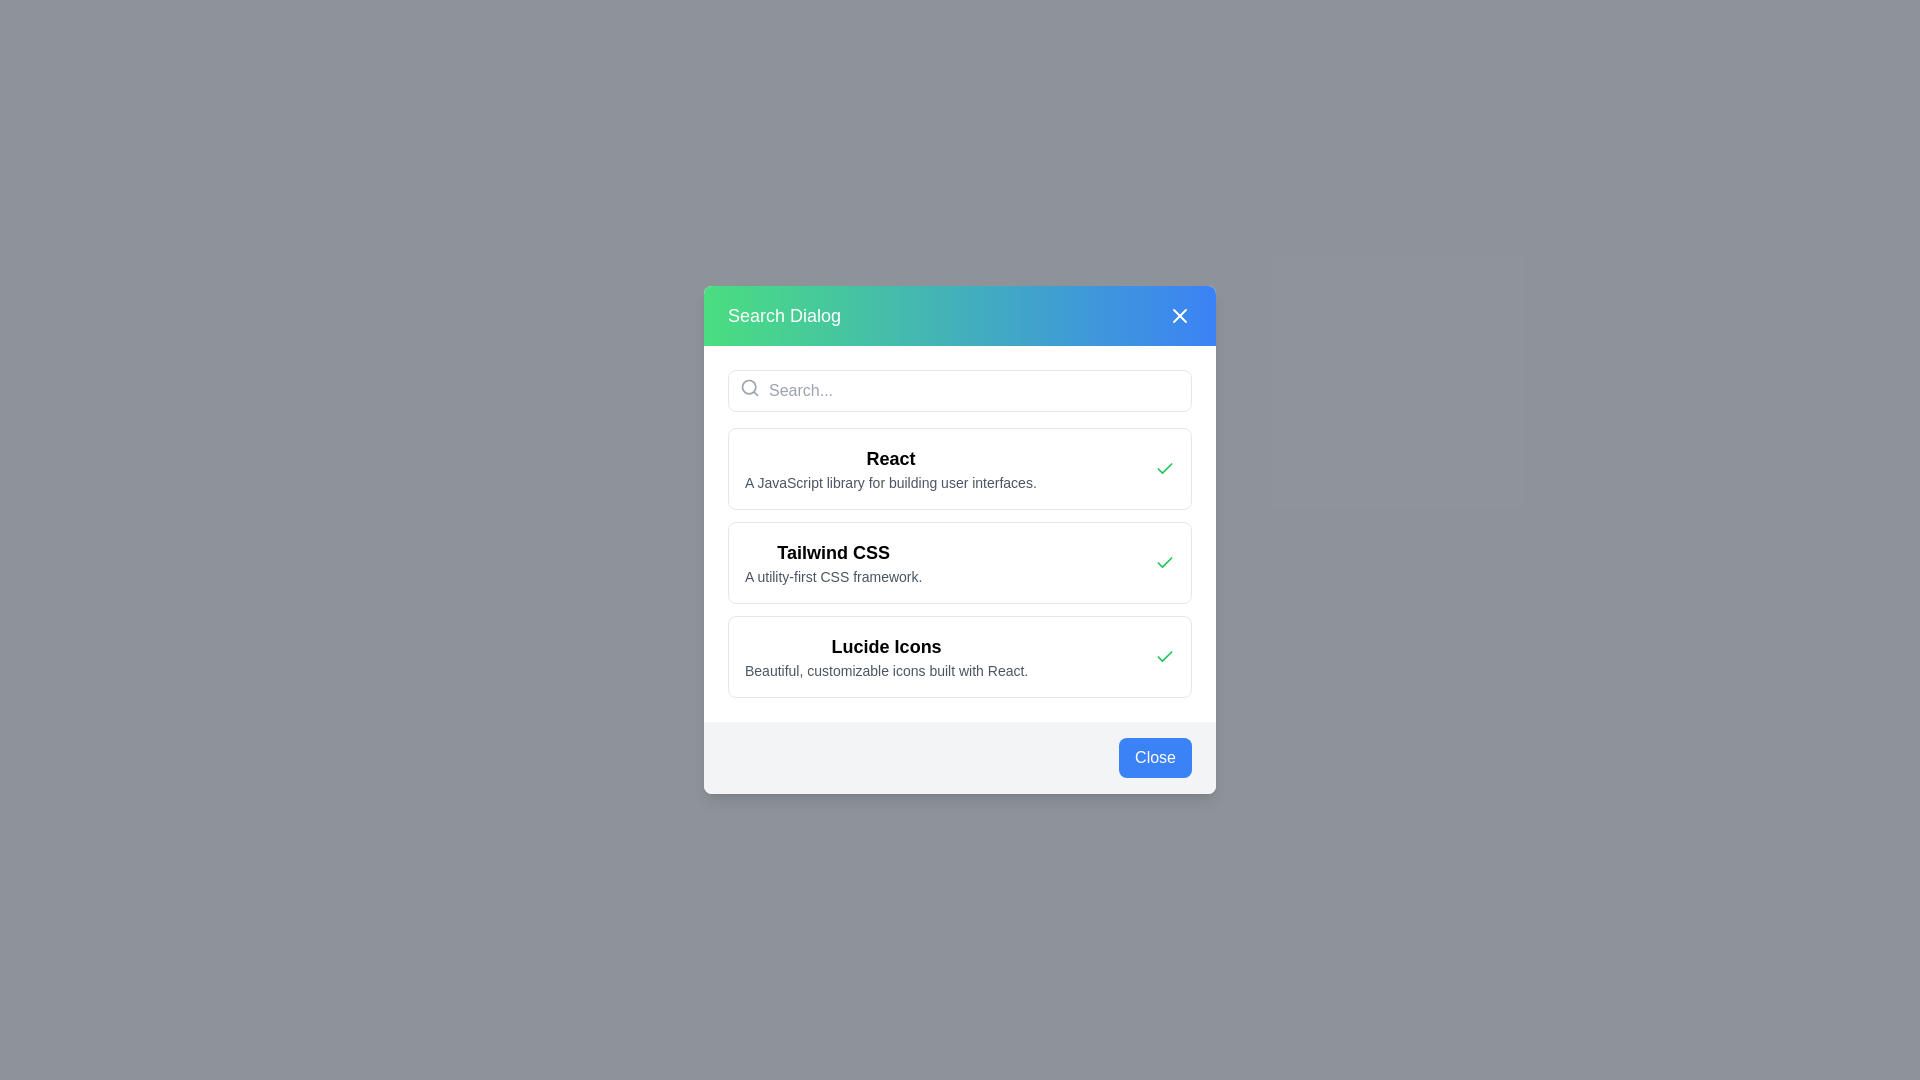  I want to click on the first selectable item in the 'Search Dialog' that provides information about the 'React' JavaScript library, so click(960, 469).